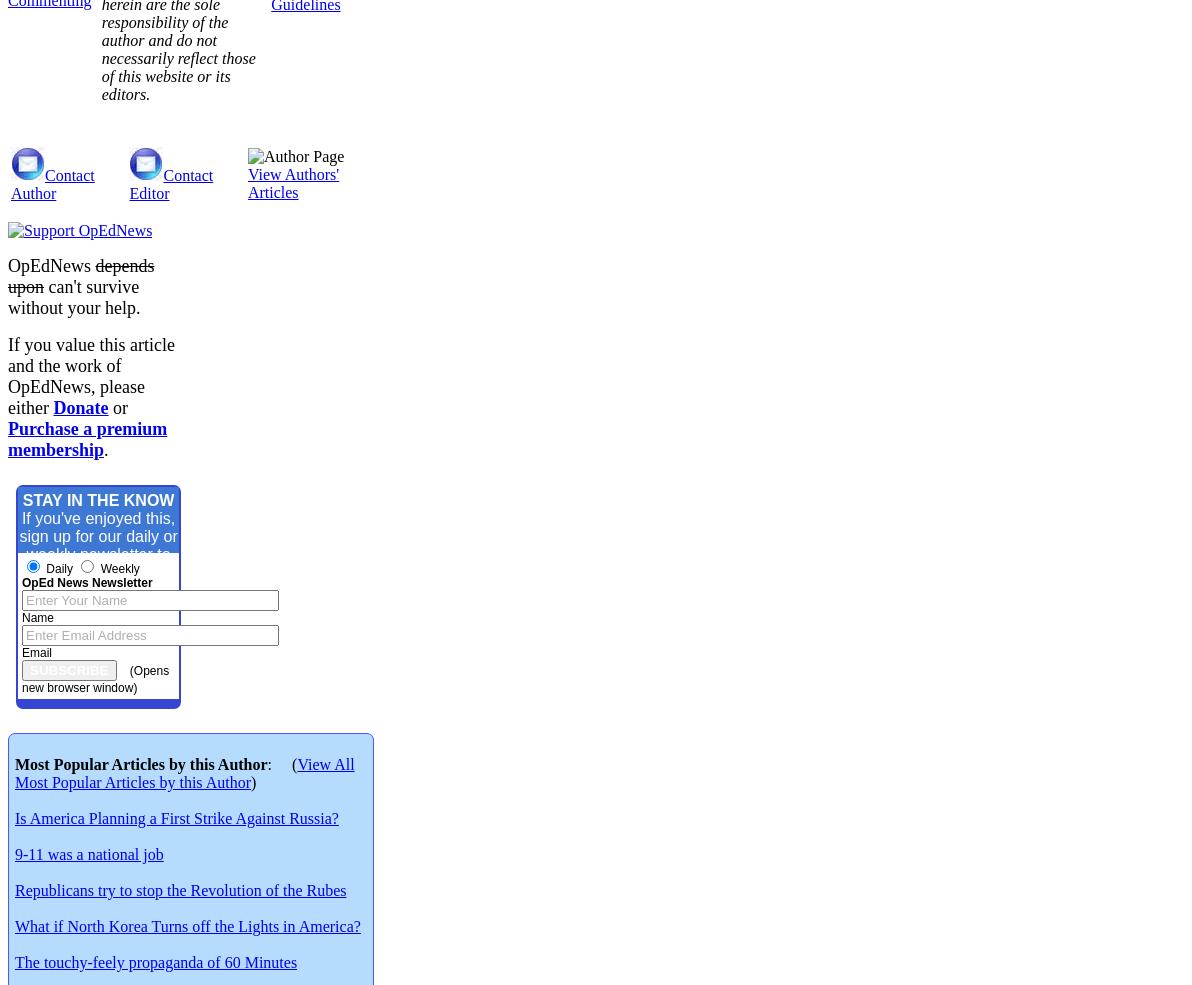  What do you see at coordinates (96, 500) in the screenshot?
I see `'STAY IN THE KNOW'` at bounding box center [96, 500].